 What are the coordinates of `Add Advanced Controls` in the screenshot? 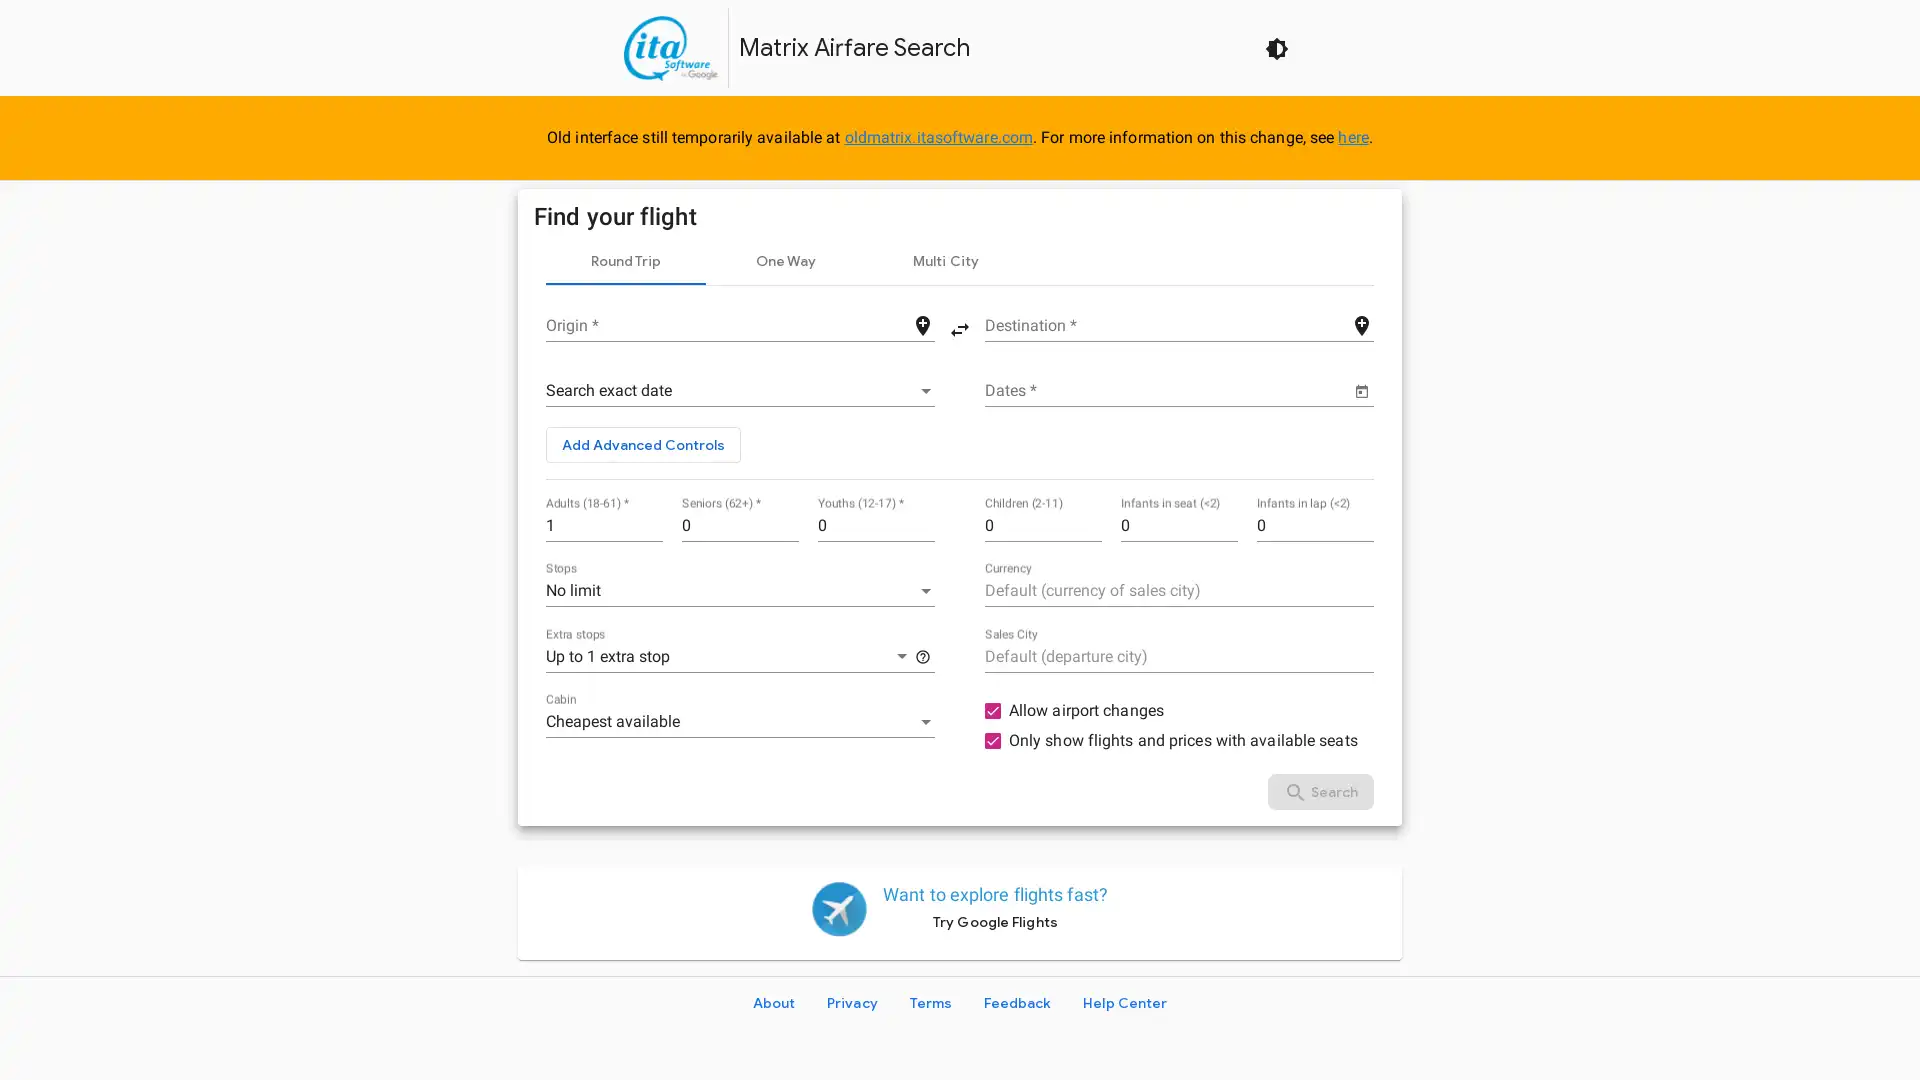 It's located at (643, 443).